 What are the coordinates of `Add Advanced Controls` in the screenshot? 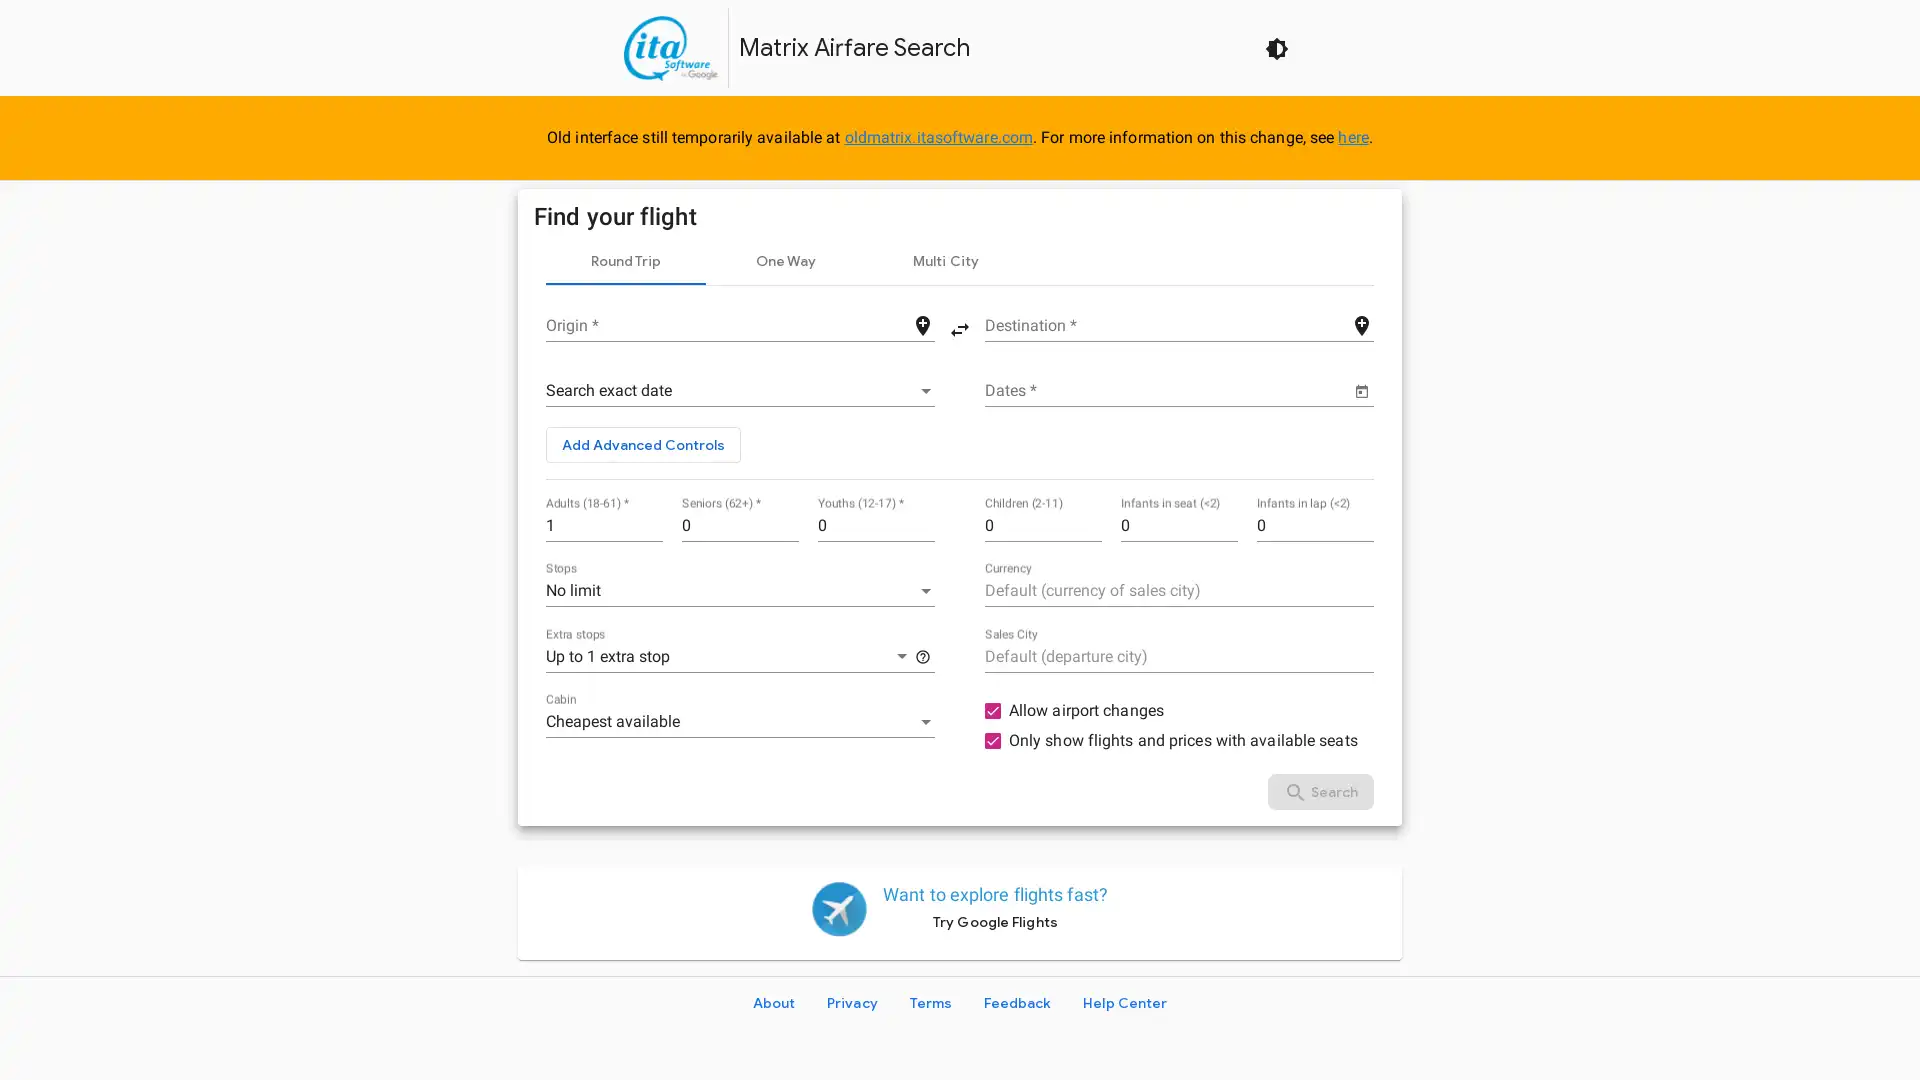 It's located at (643, 443).